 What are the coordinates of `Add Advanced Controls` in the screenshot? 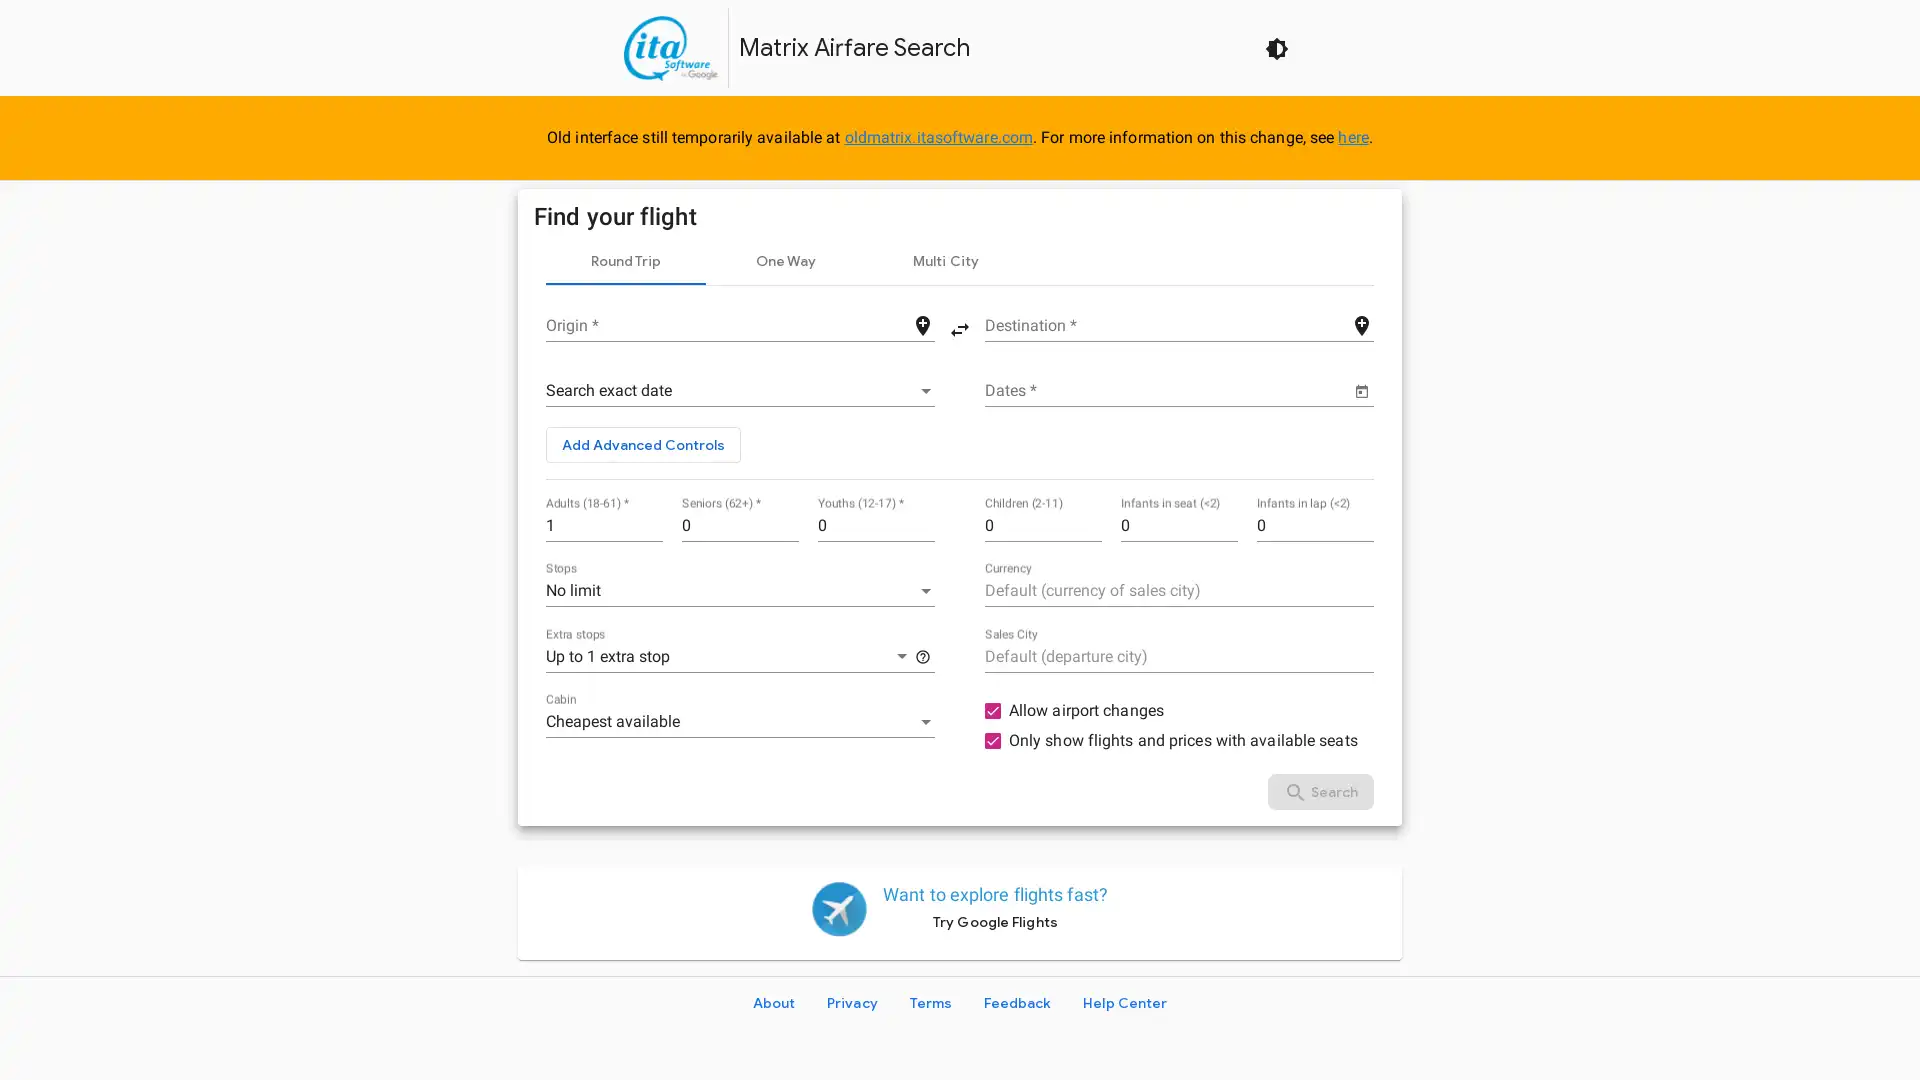 It's located at (643, 443).